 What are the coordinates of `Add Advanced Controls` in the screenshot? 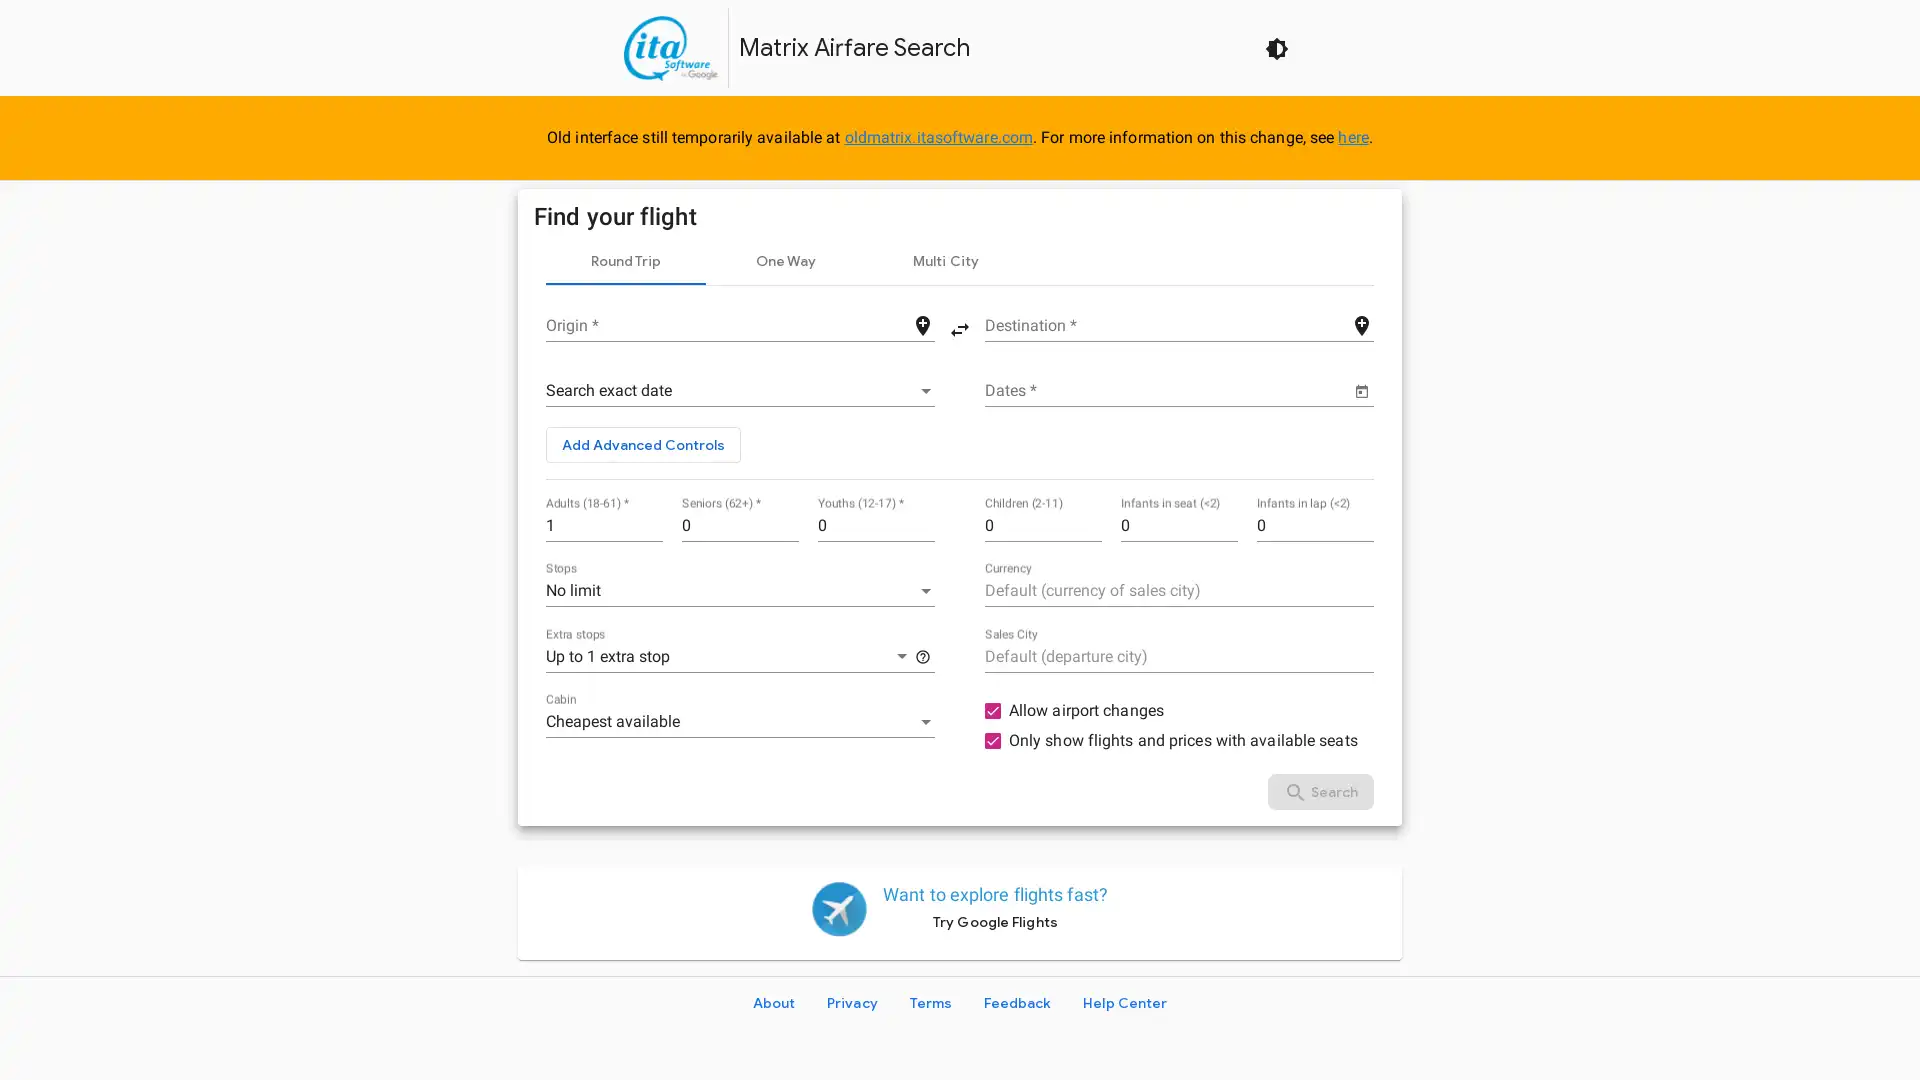 It's located at (643, 443).